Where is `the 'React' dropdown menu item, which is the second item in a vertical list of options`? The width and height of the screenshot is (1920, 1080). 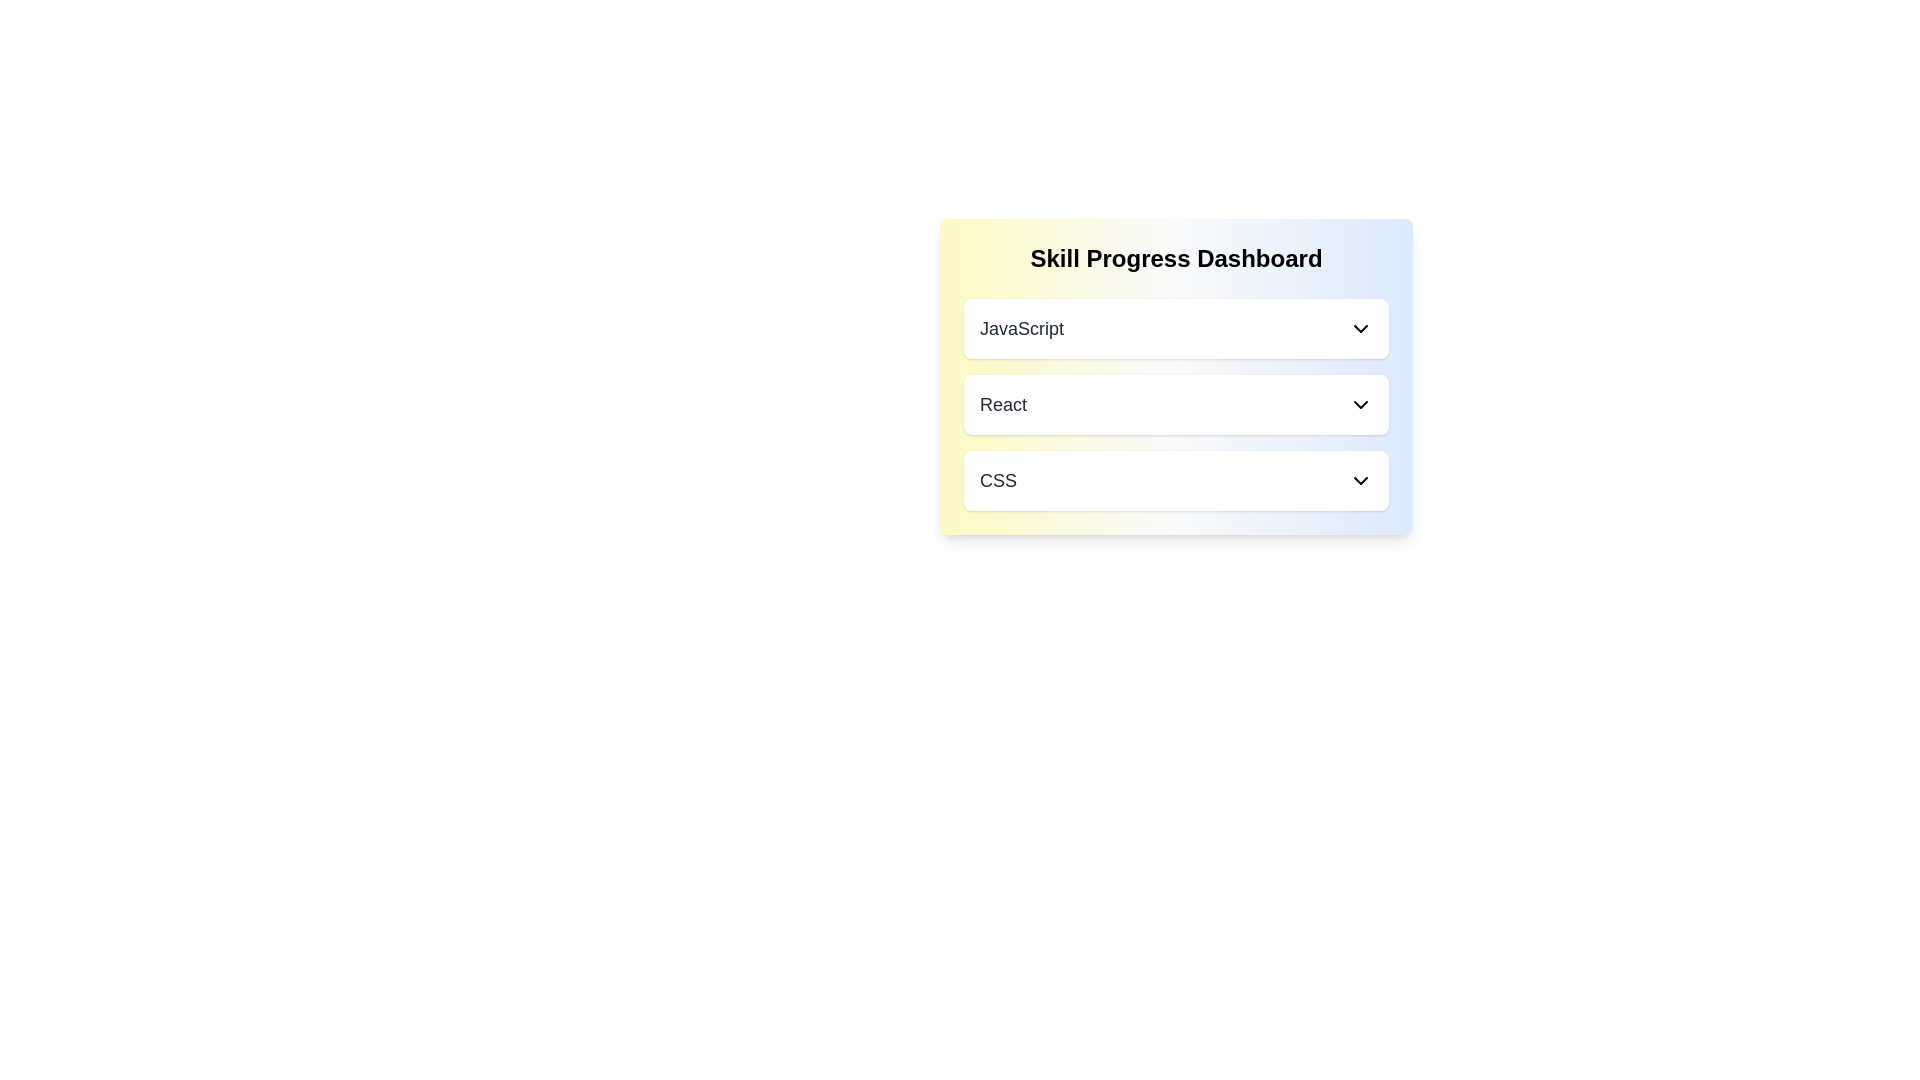 the 'React' dropdown menu item, which is the second item in a vertical list of options is located at coordinates (1176, 405).